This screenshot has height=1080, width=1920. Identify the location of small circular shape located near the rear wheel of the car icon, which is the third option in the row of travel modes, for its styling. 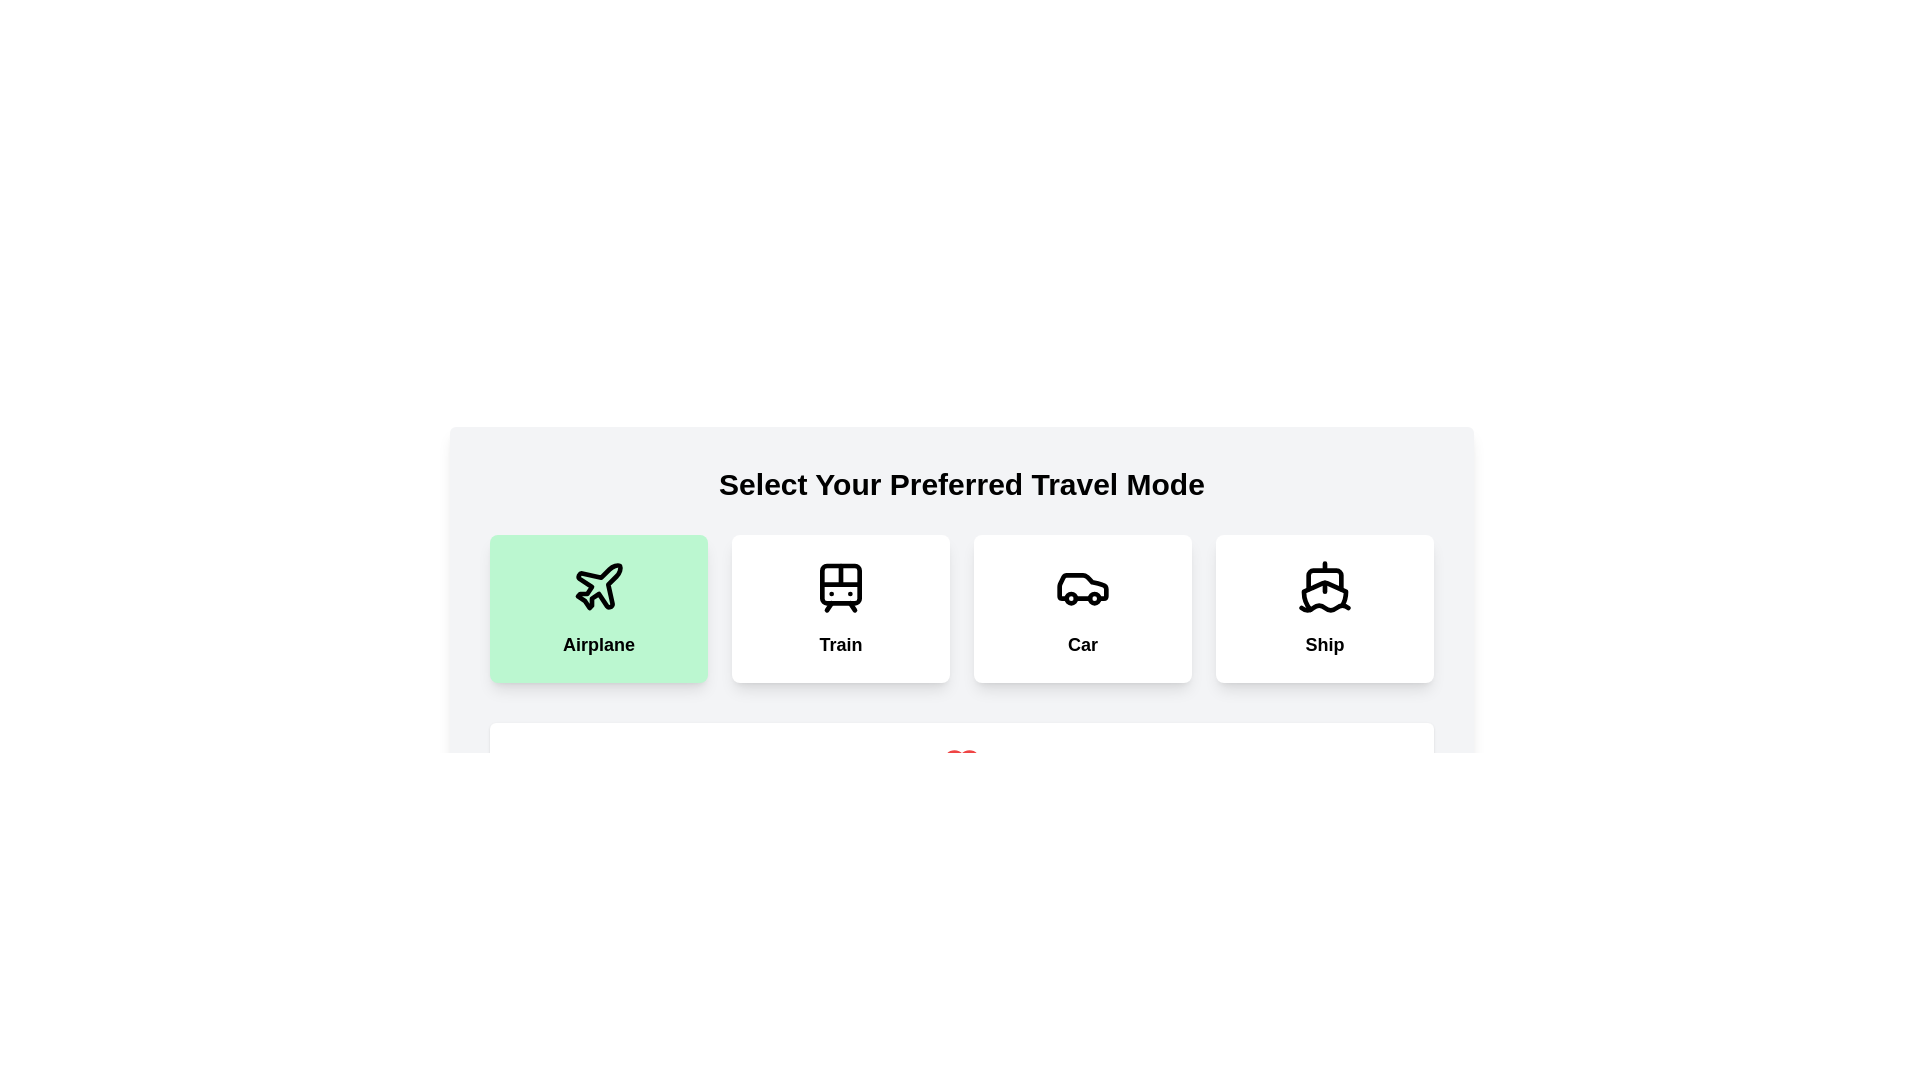
(1069, 596).